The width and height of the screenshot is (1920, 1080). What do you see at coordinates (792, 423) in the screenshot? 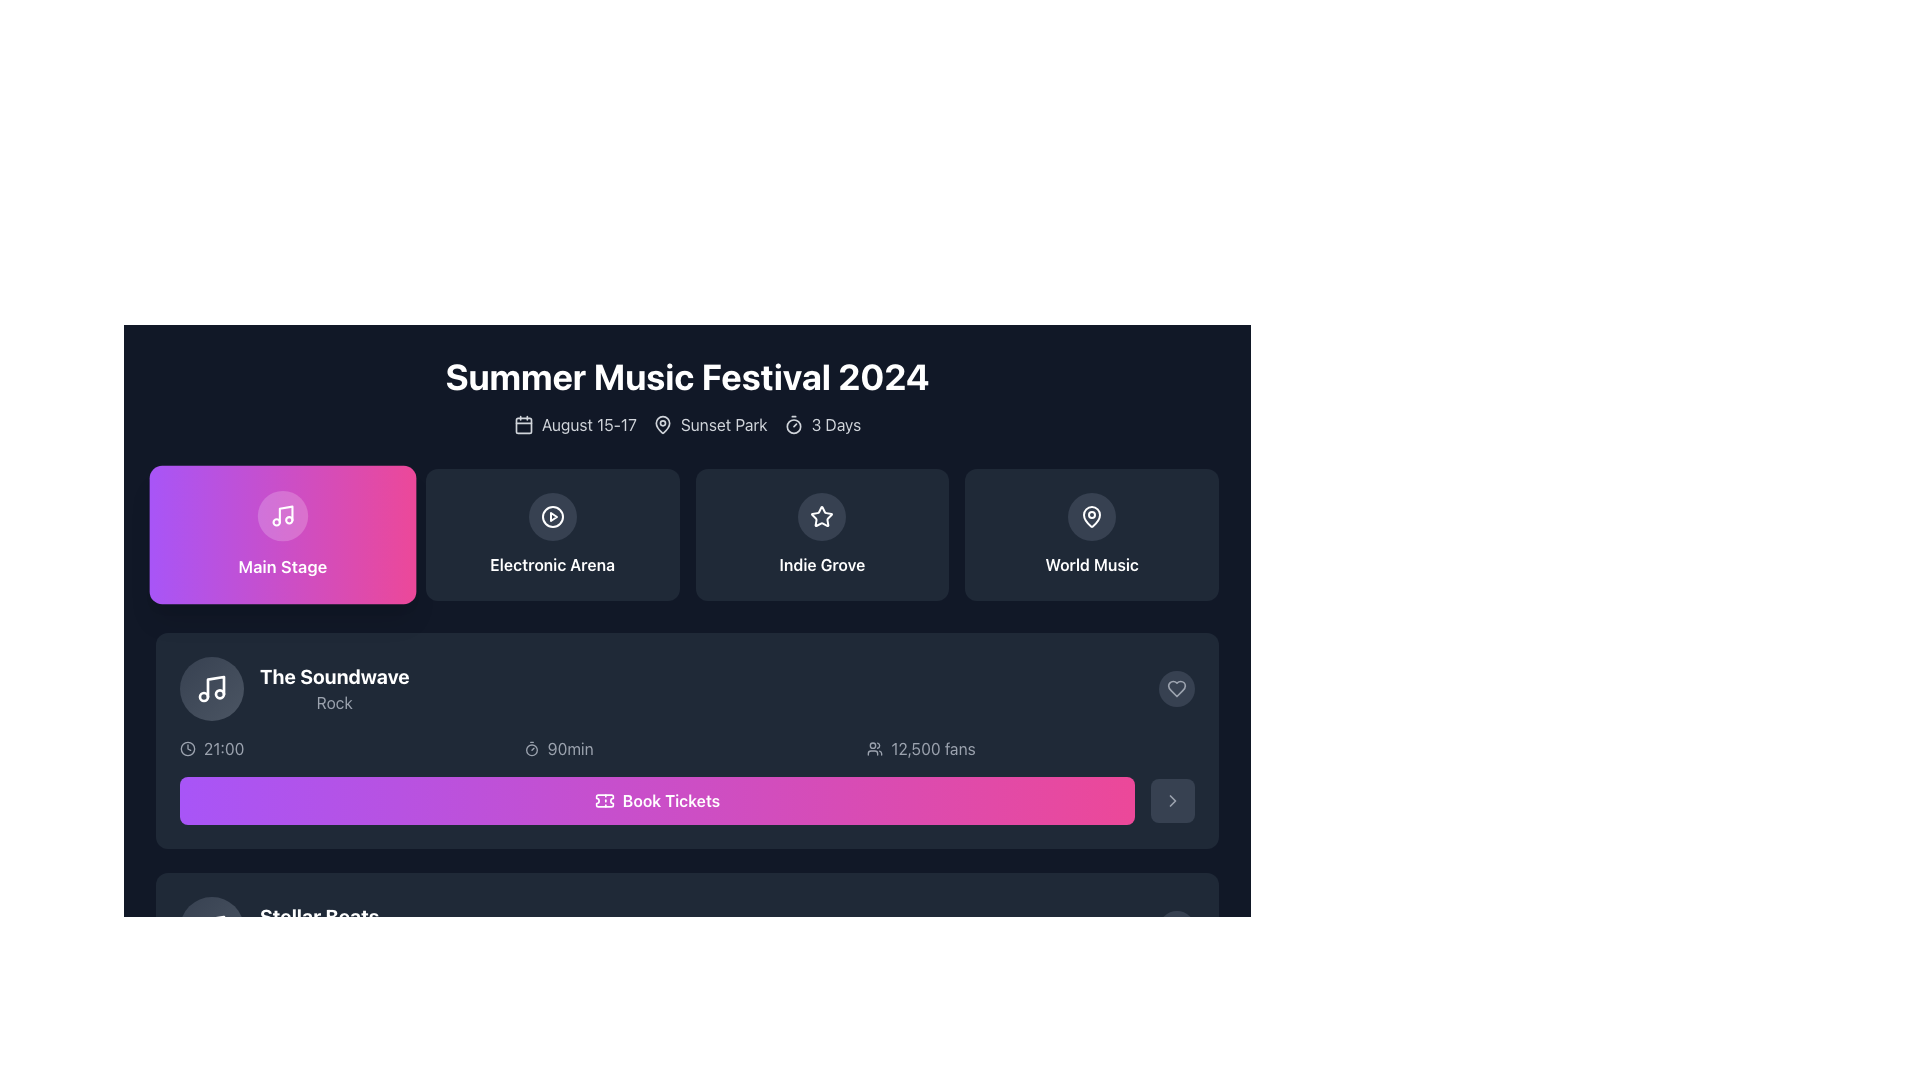
I see `the compact graphical icon representing a timer or clock, which is located to the left of the '3 Days' text in the header section` at bounding box center [792, 423].